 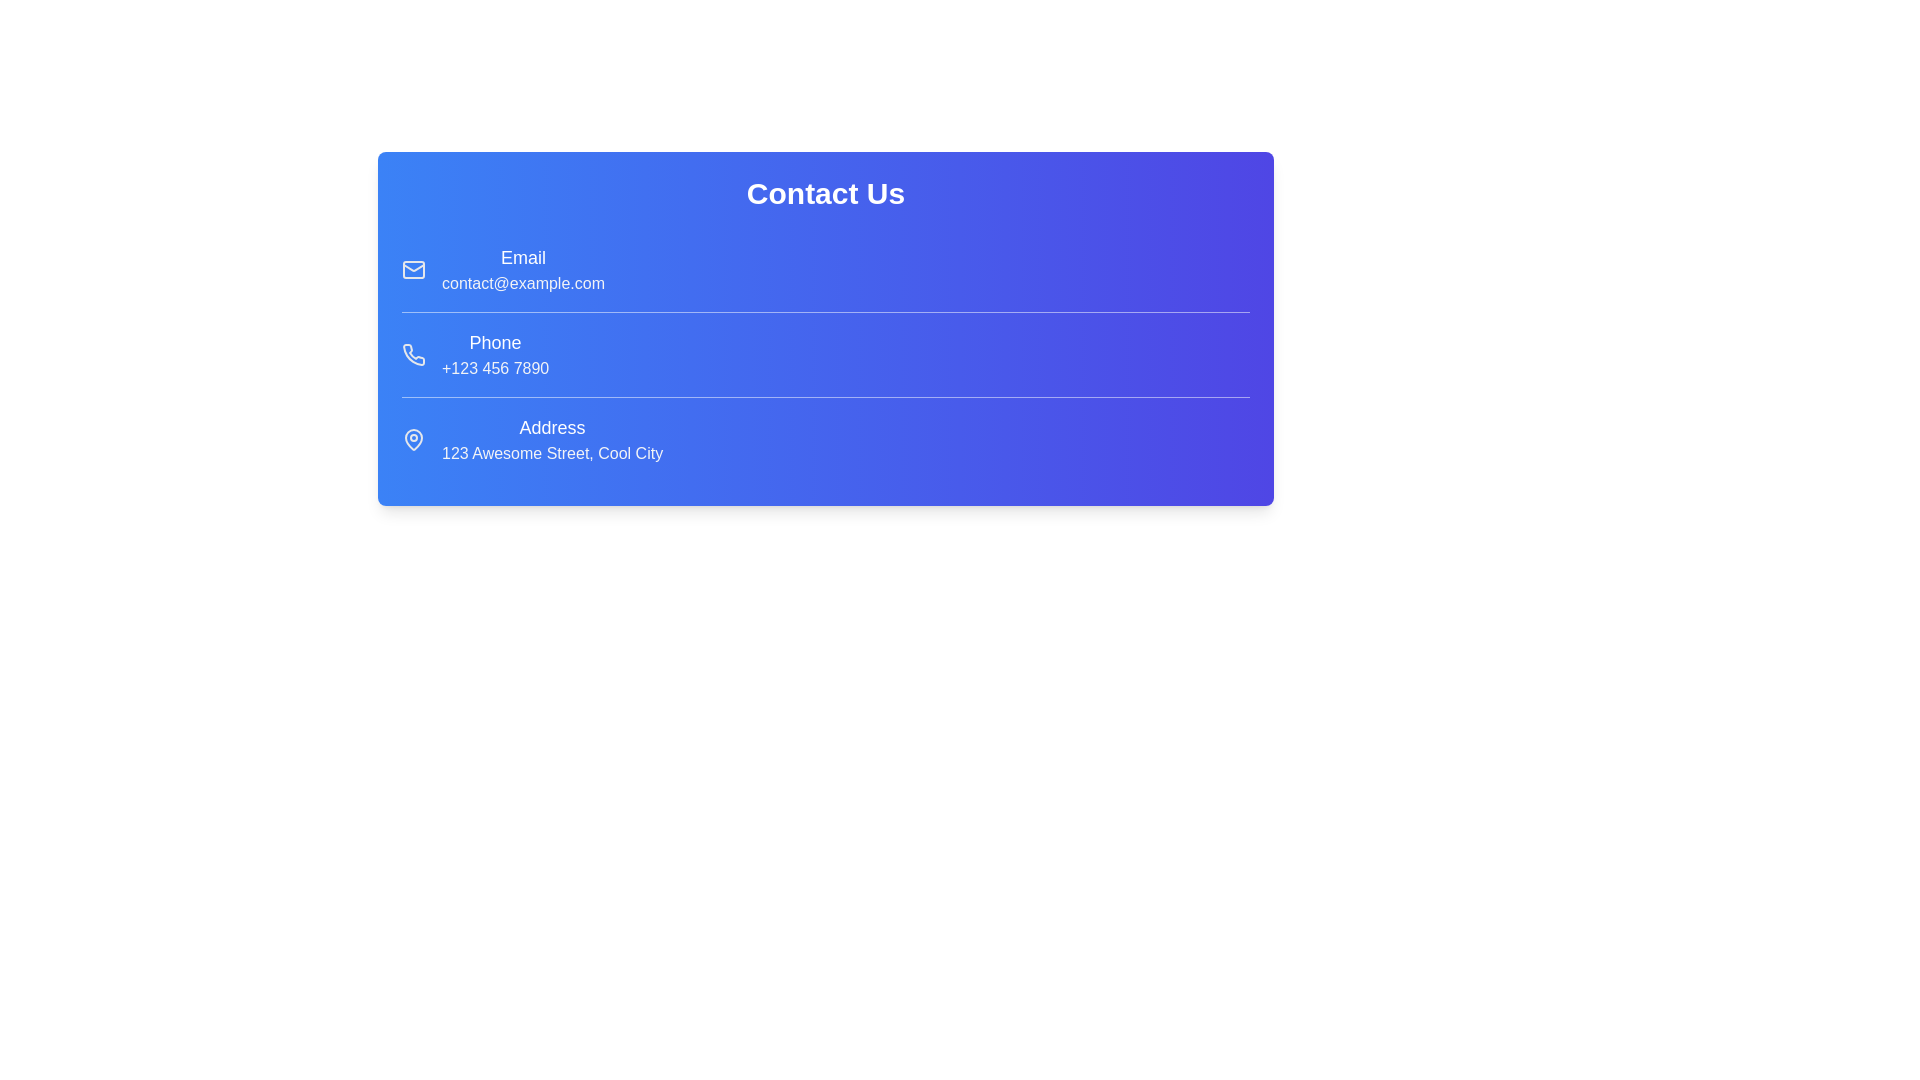 I want to click on the graphical line forming the shape of an envelope's flap, which is the second element within the email icon located to the left of the text 'Email', so click(x=412, y=265).